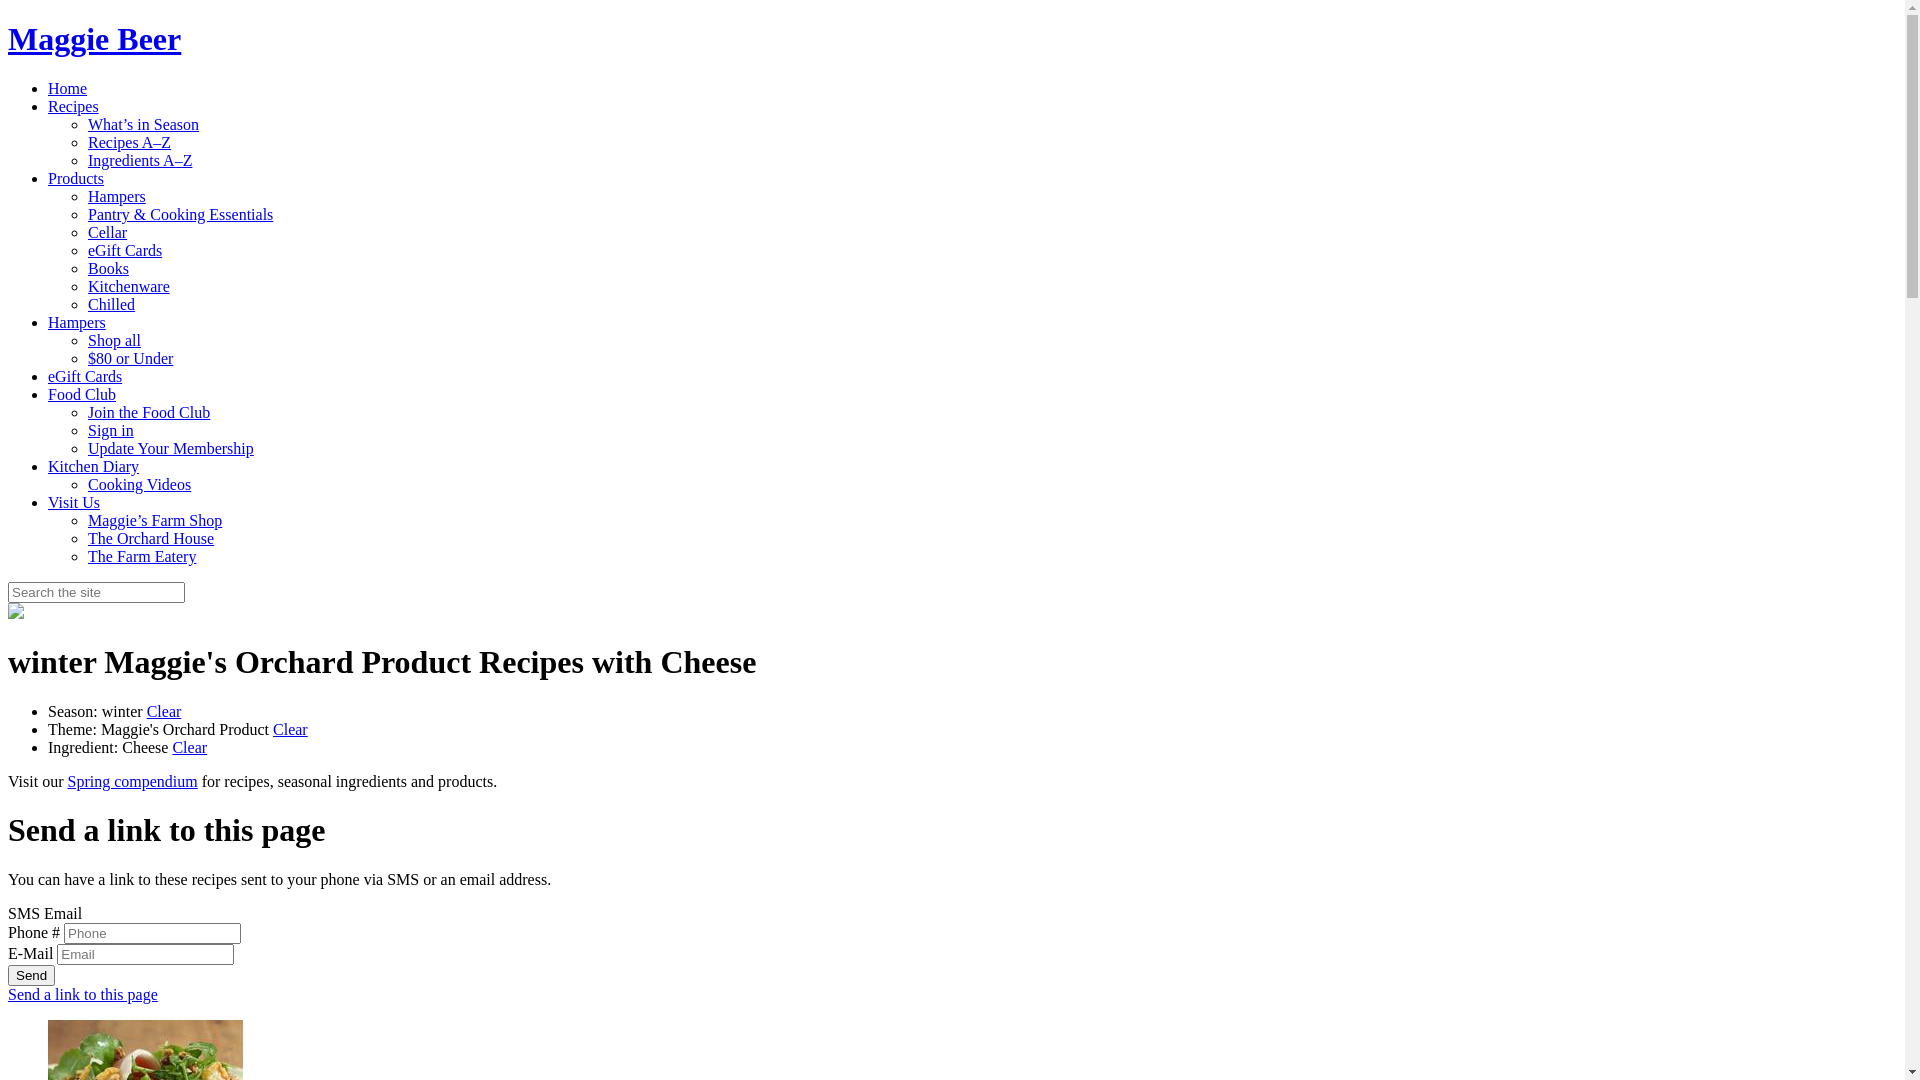 The image size is (1920, 1080). I want to click on 'Cellar', so click(86, 231).